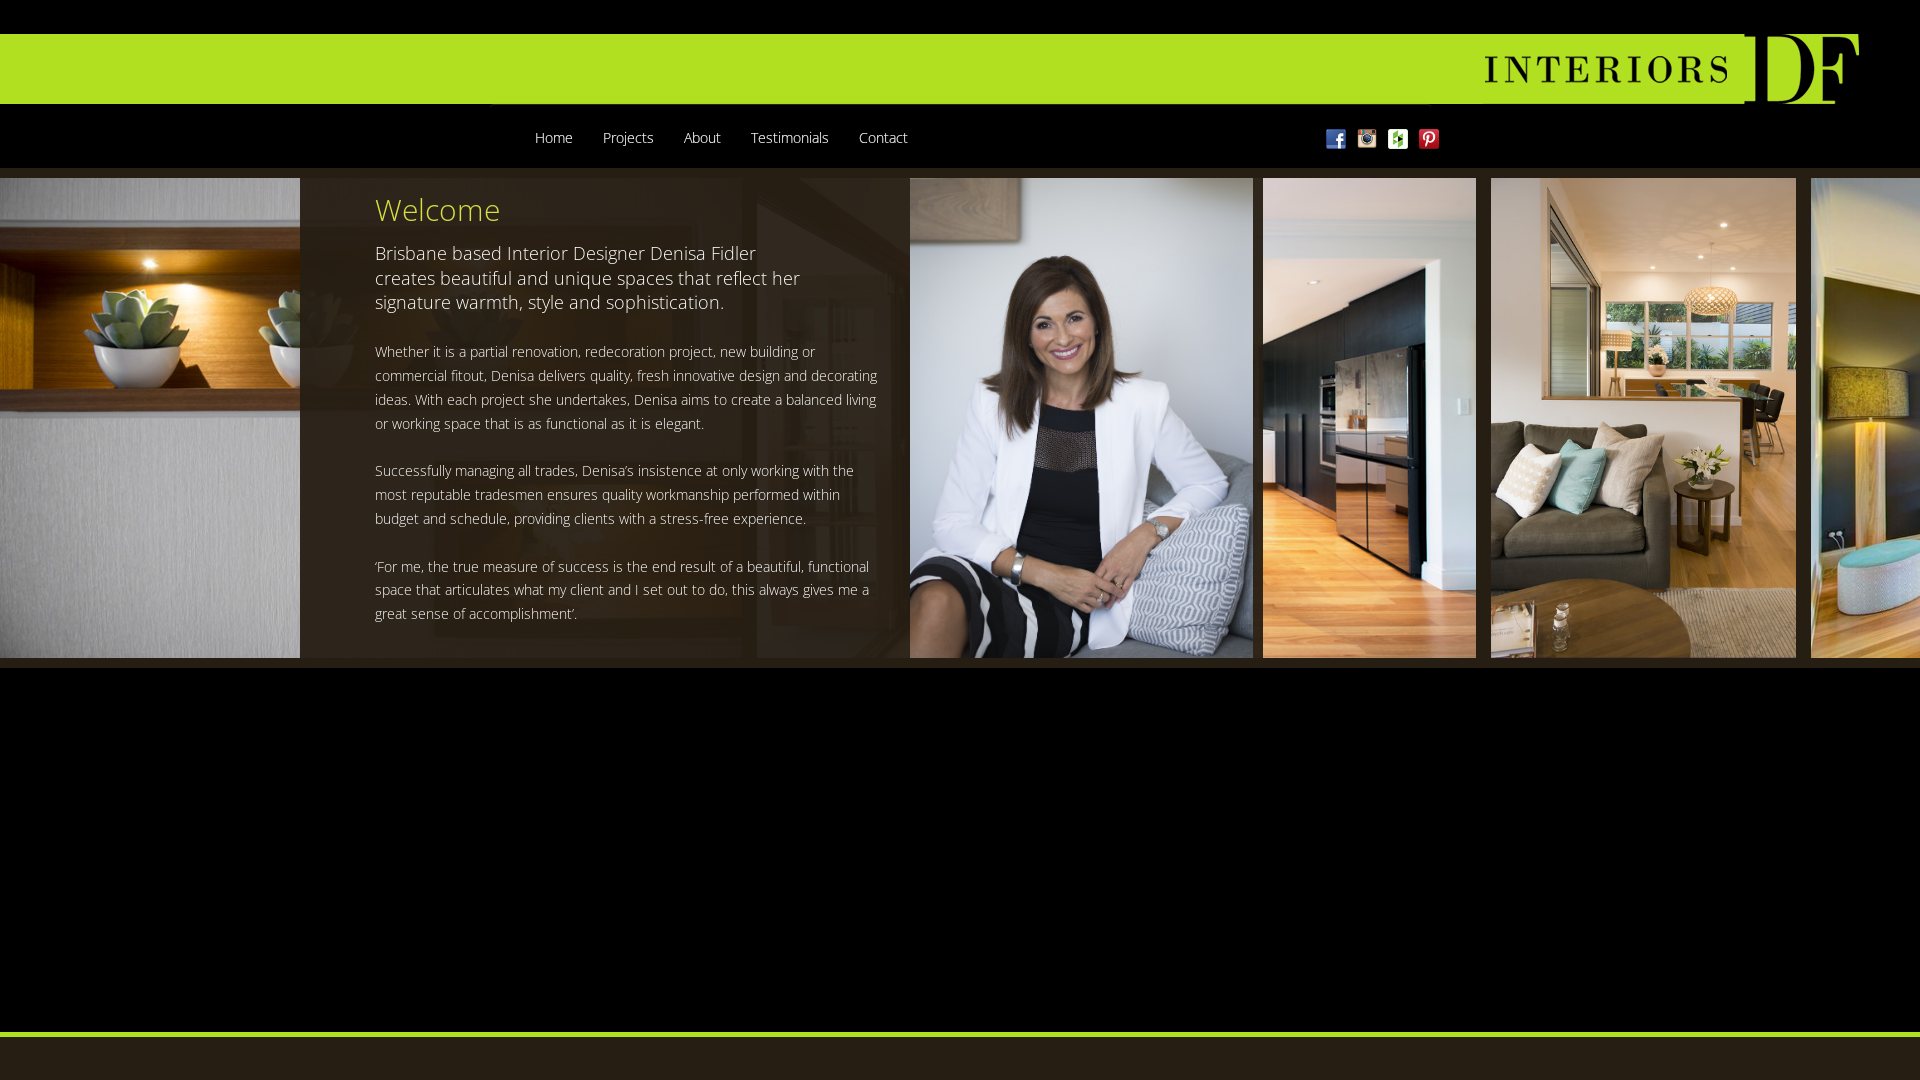  Describe the element at coordinates (789, 137) in the screenshot. I see `'Testimonials'` at that location.